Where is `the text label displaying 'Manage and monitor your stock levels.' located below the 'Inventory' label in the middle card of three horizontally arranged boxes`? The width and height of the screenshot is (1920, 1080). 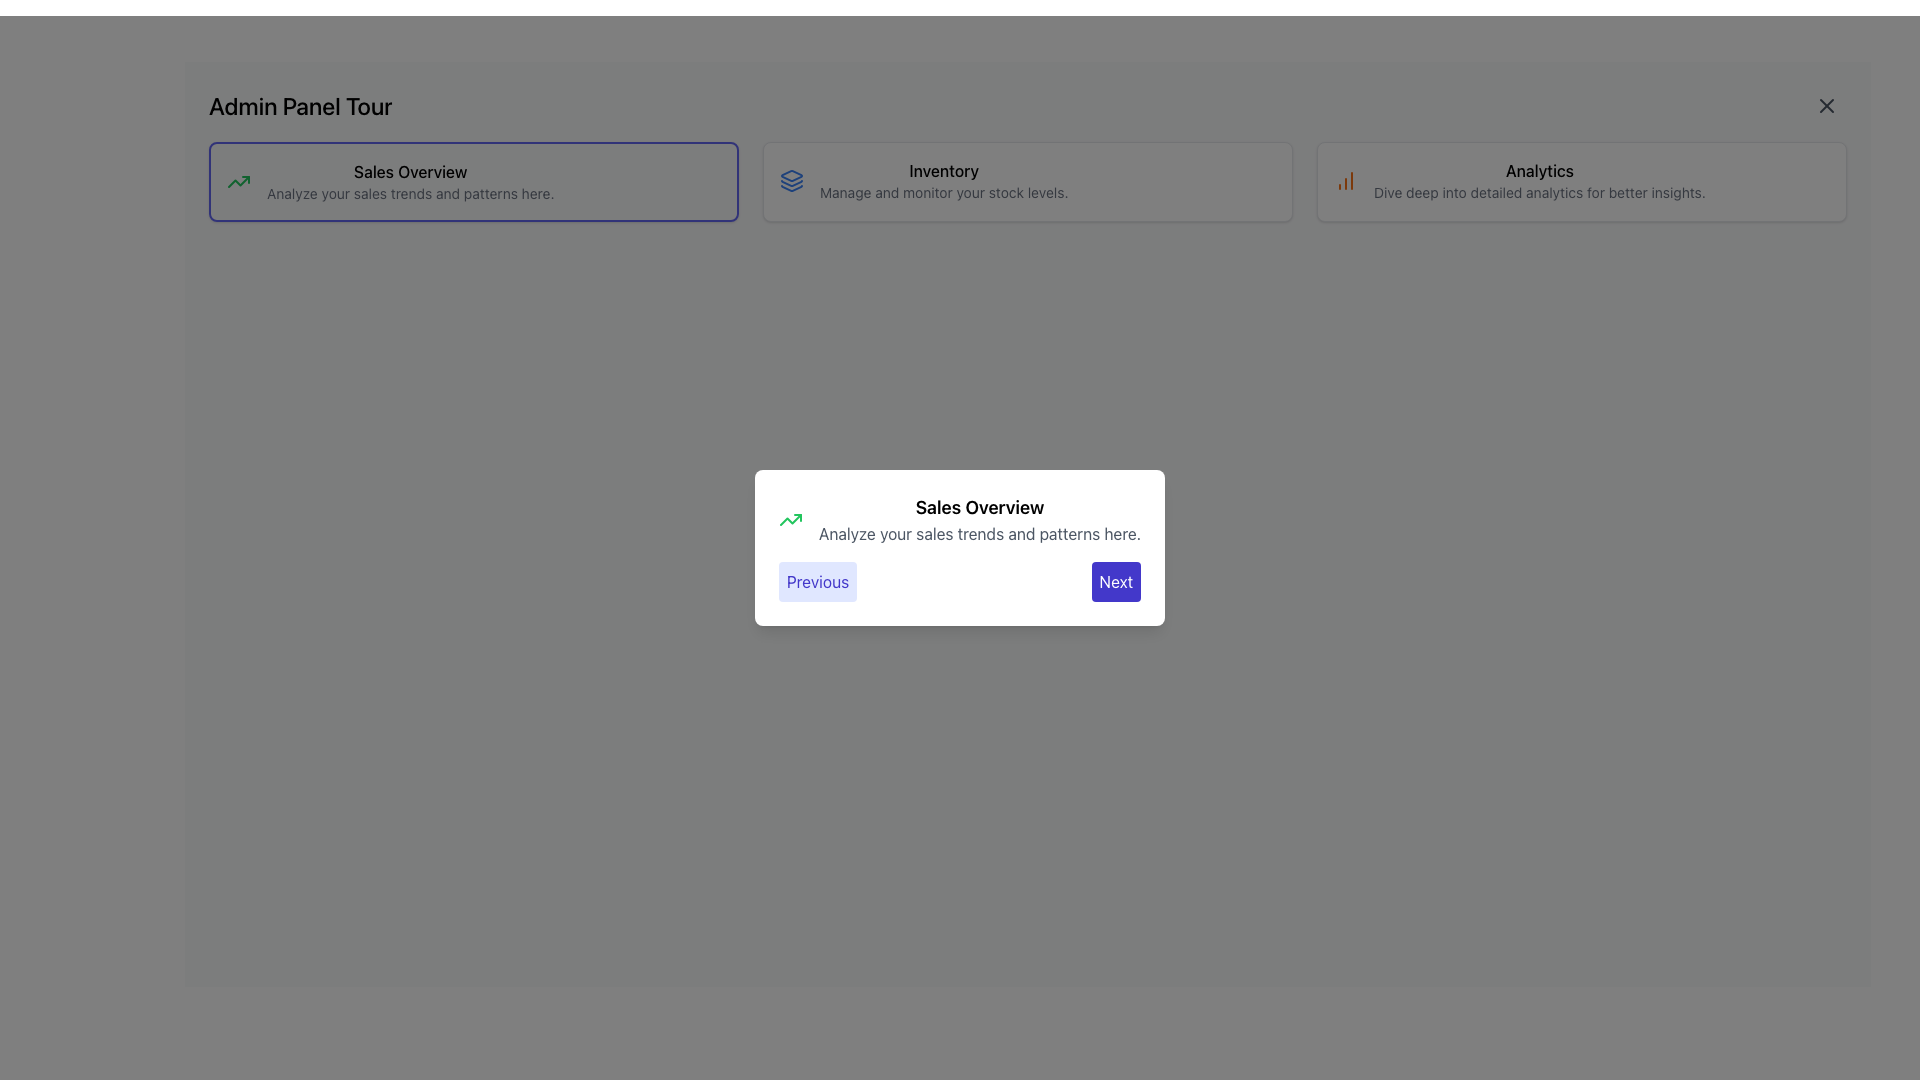
the text label displaying 'Manage and monitor your stock levels.' located below the 'Inventory' label in the middle card of three horizontally arranged boxes is located at coordinates (943, 192).